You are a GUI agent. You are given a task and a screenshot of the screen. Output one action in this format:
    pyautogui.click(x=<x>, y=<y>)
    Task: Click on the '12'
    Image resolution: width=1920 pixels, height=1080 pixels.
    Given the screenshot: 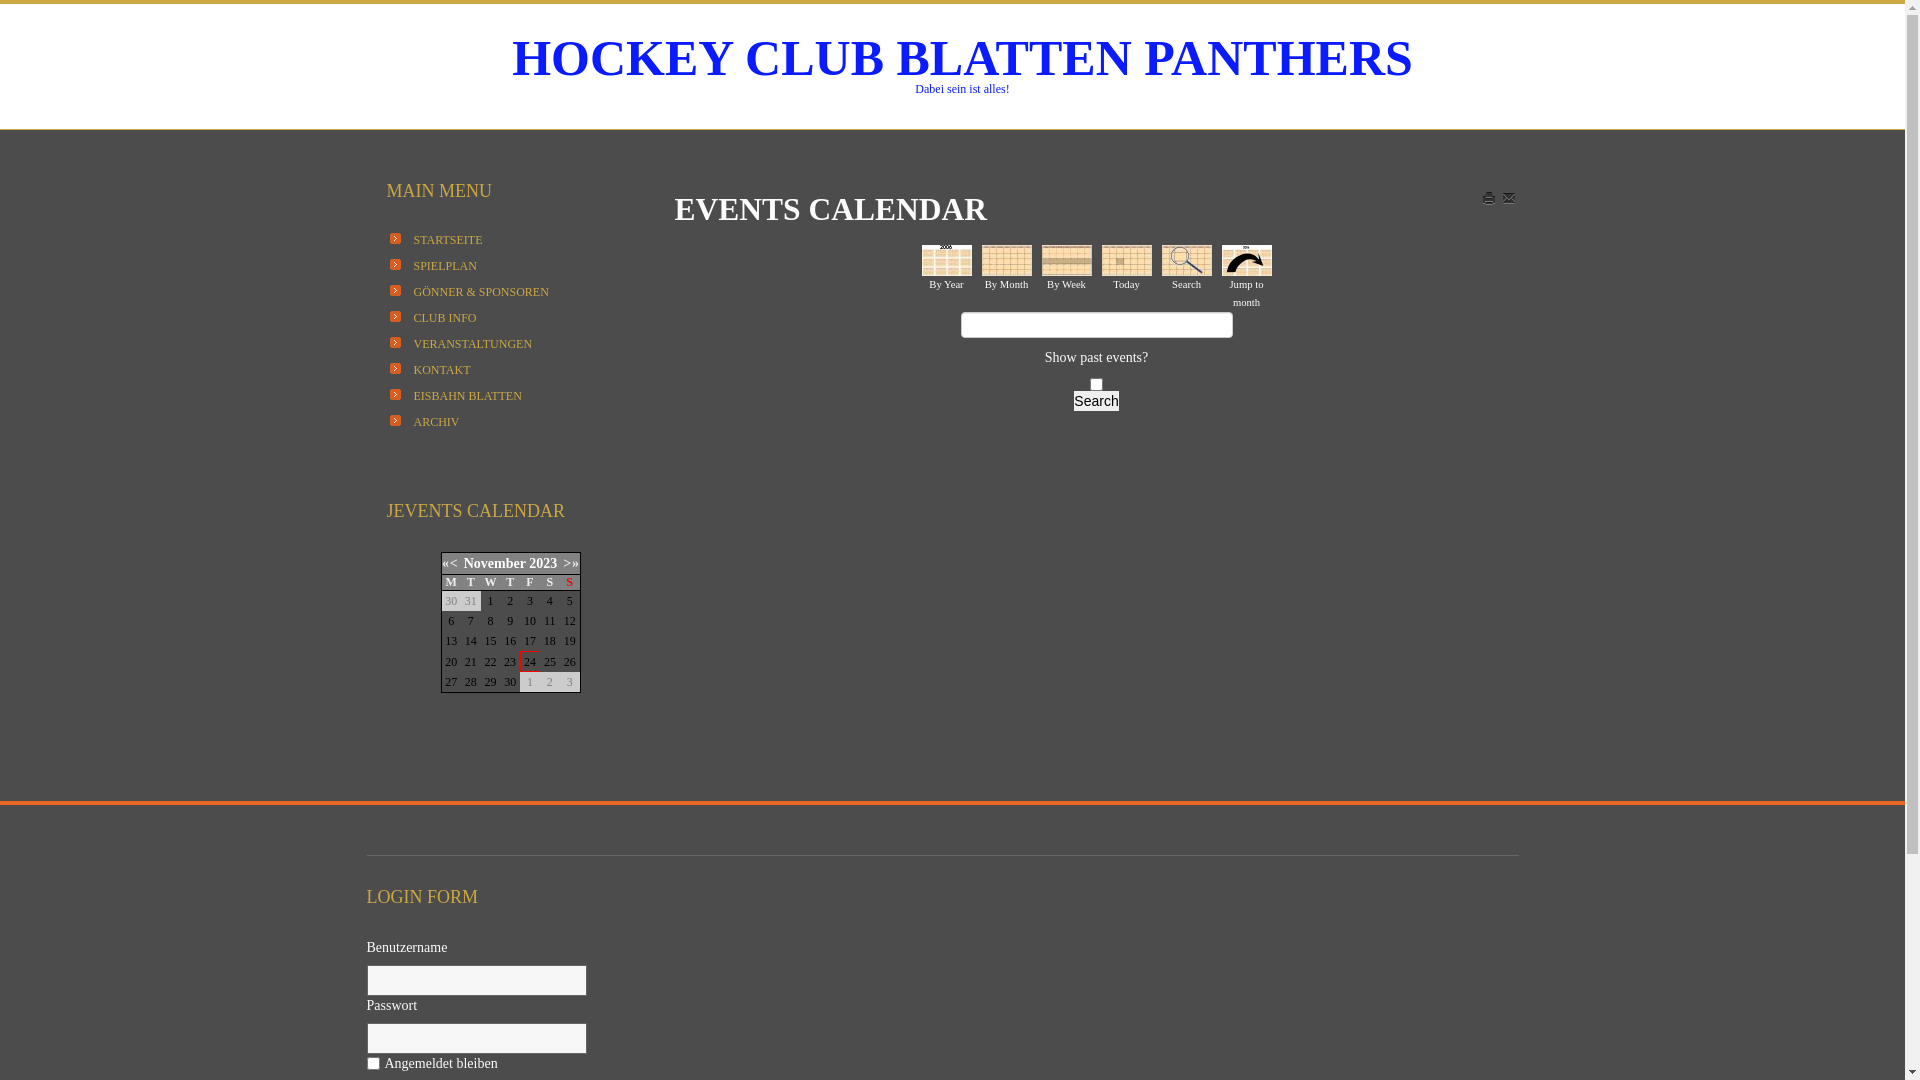 What is the action you would take?
    pyautogui.click(x=569, y=620)
    